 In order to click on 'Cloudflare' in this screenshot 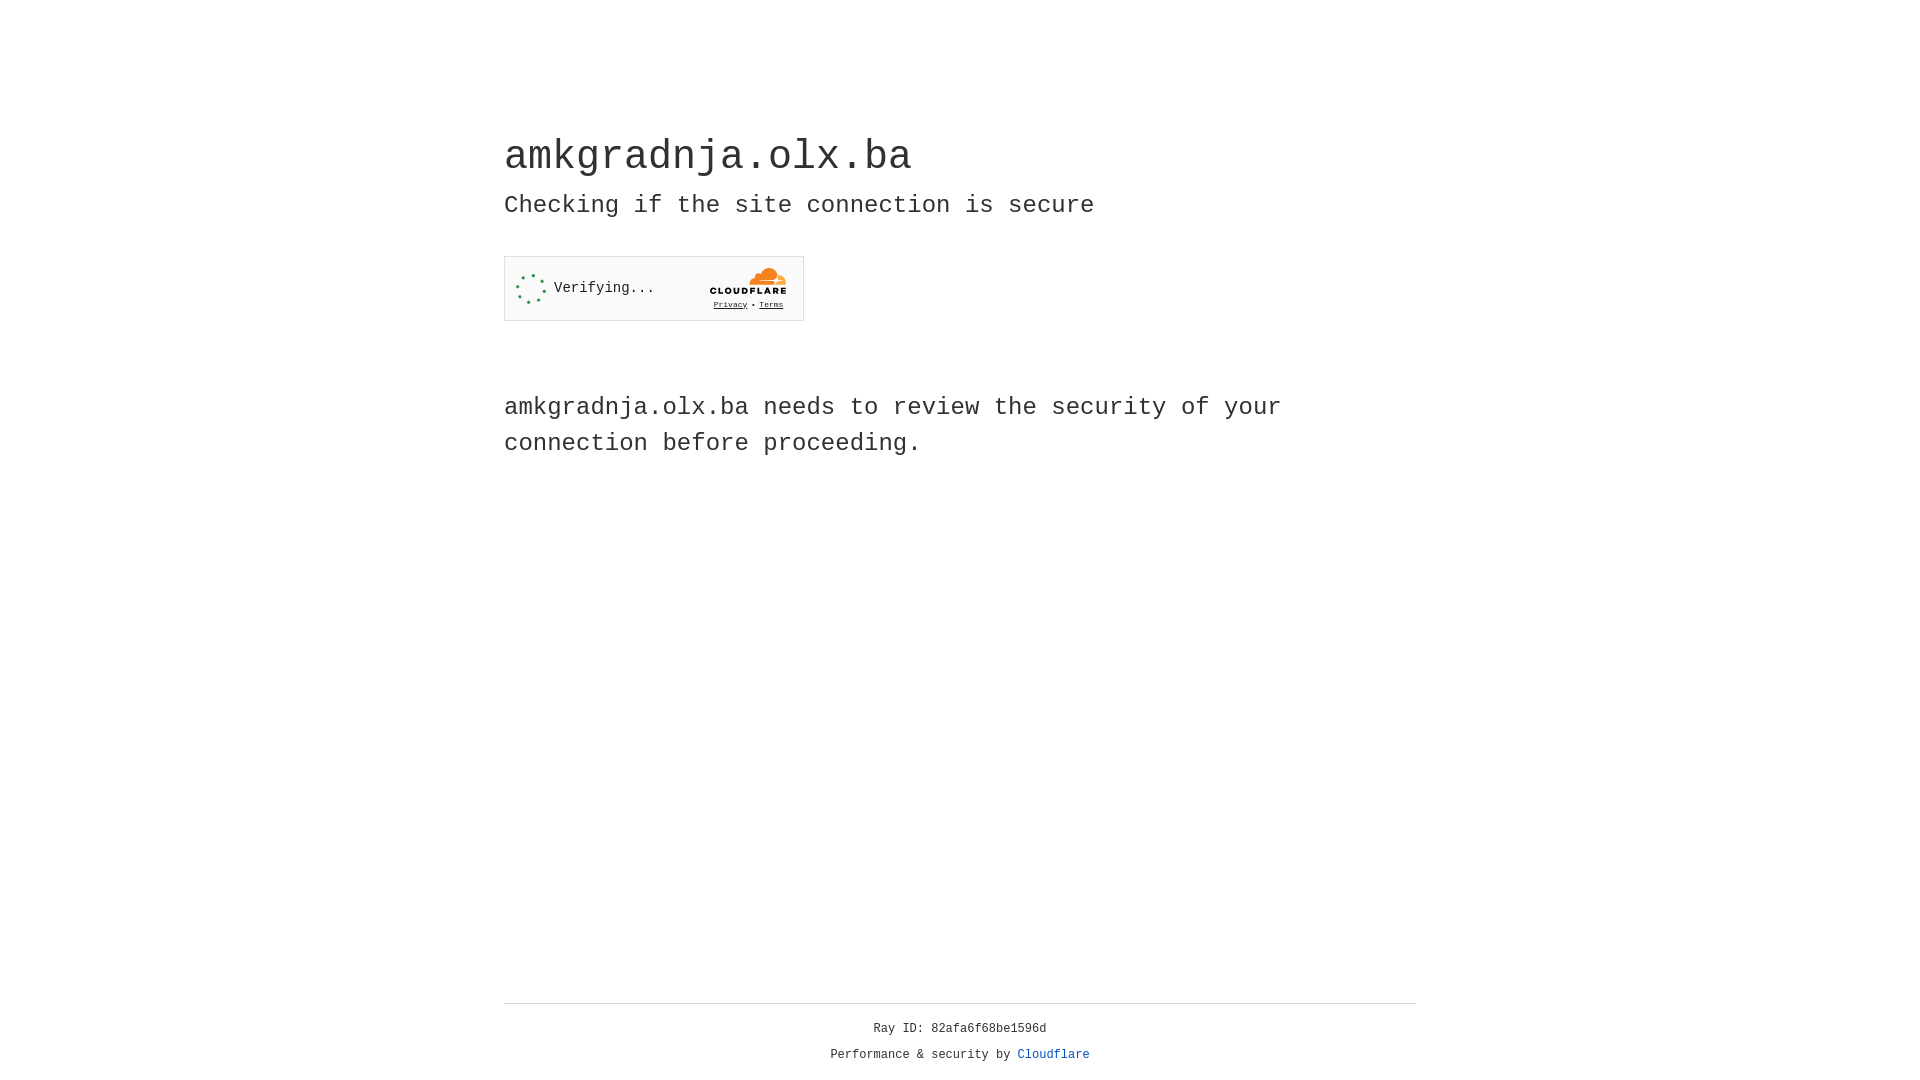, I will do `click(1053, 1054)`.